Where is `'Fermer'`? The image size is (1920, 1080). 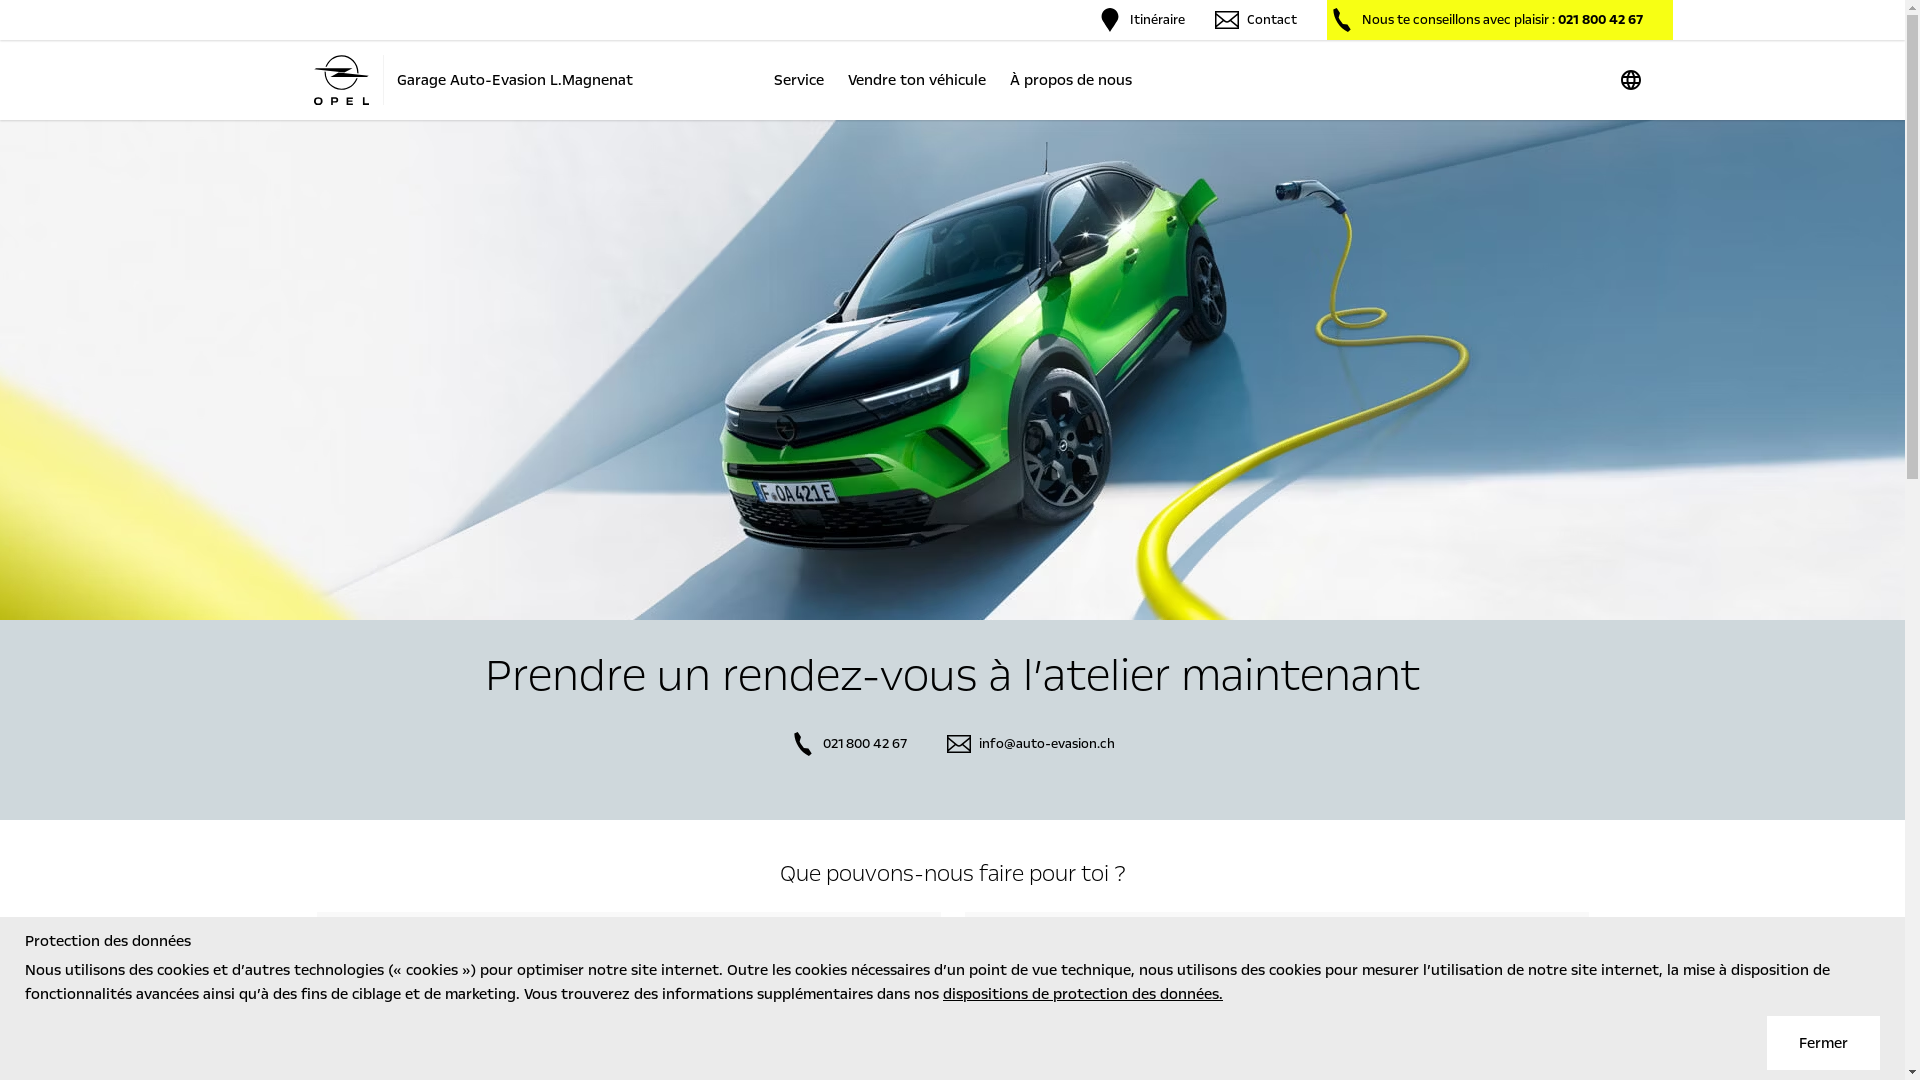 'Fermer' is located at coordinates (1823, 1041).